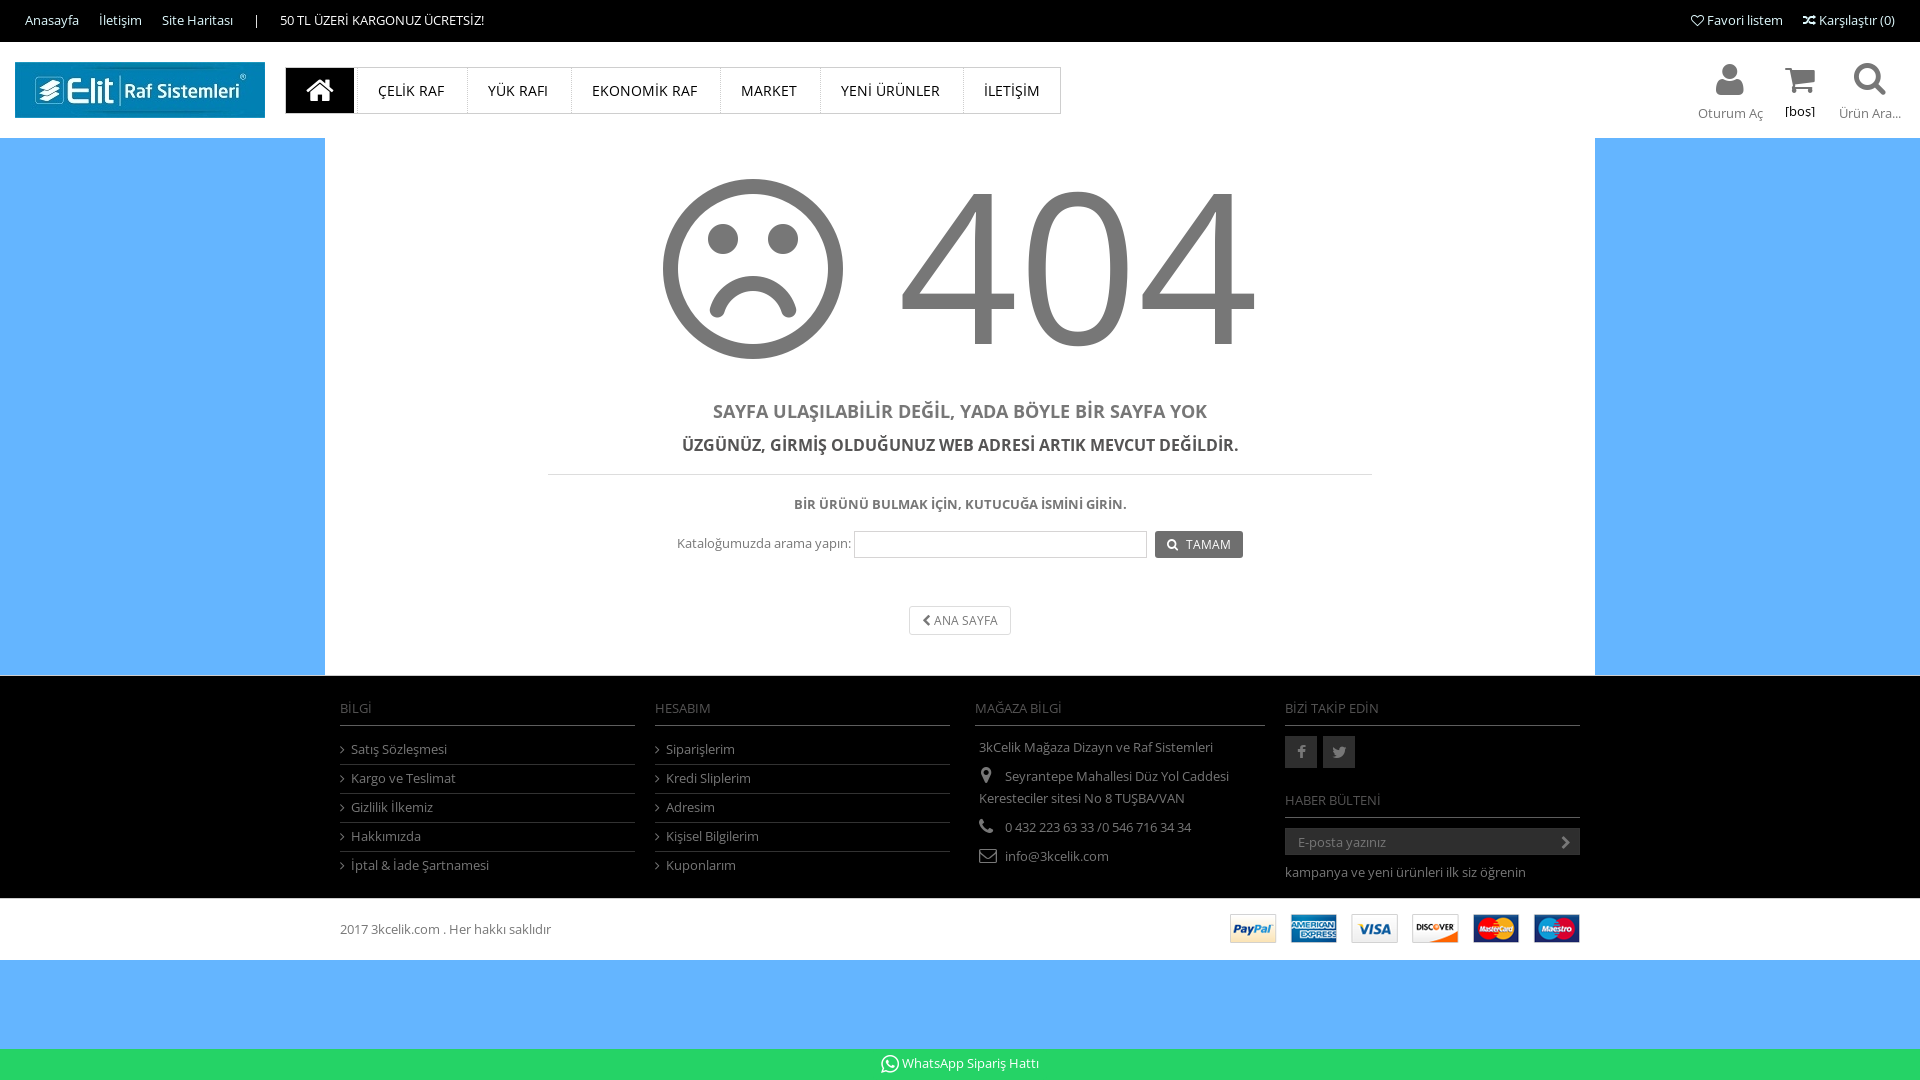  I want to click on '3kcelik.com ', so click(406, 929).